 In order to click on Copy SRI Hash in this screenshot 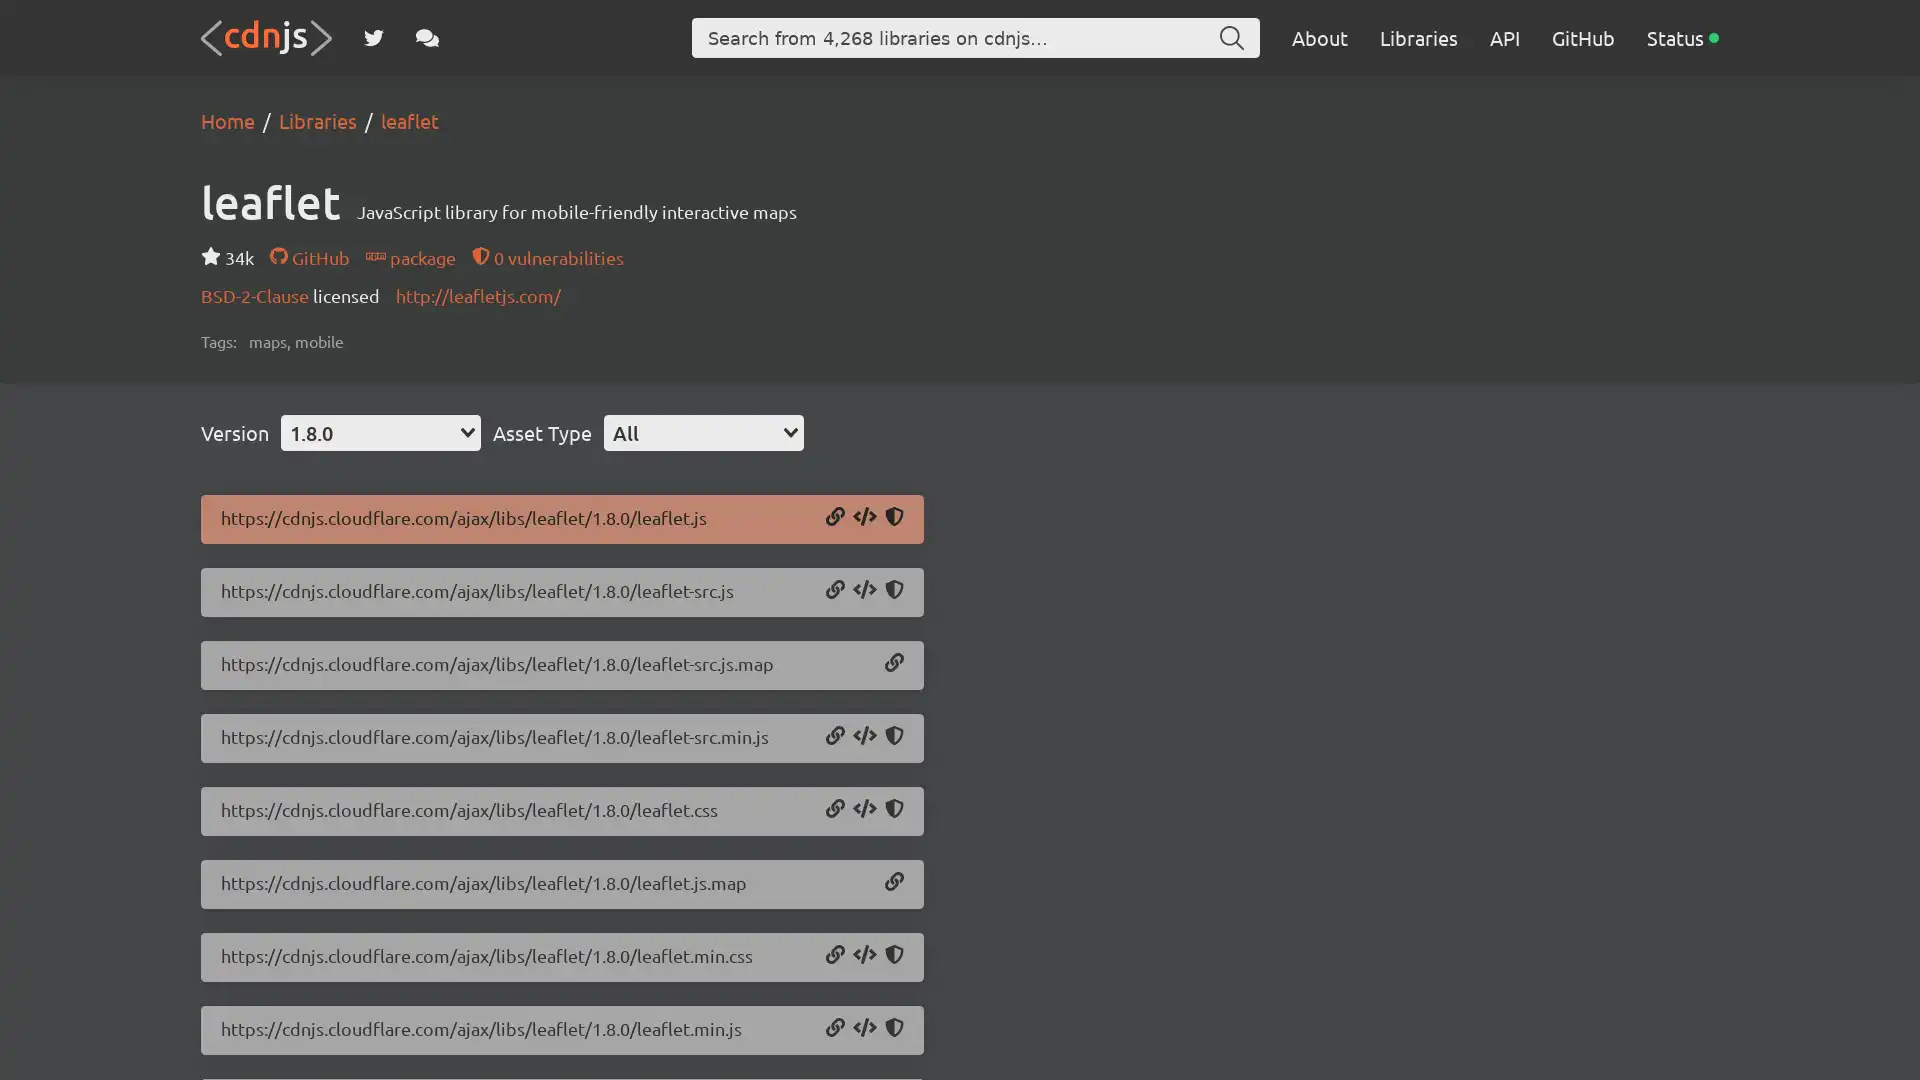, I will do `click(893, 955)`.